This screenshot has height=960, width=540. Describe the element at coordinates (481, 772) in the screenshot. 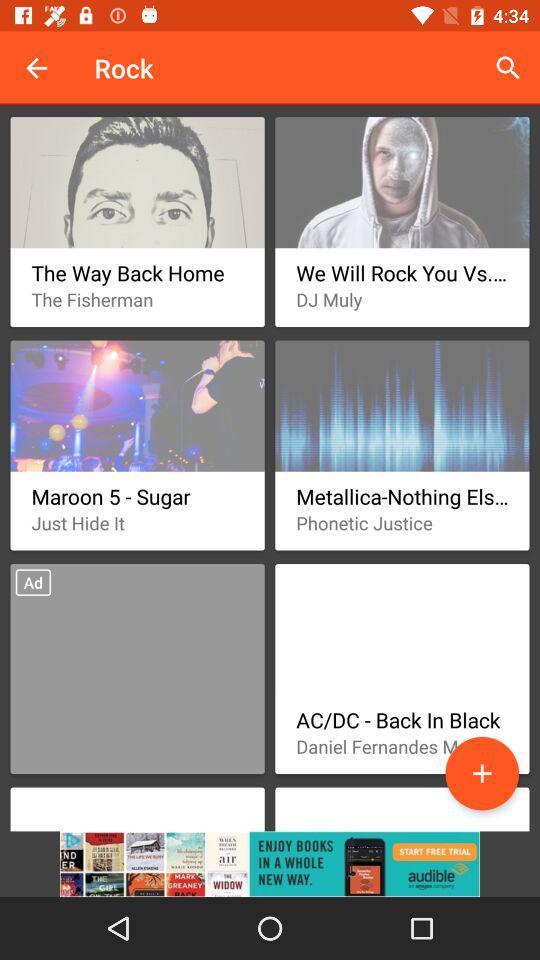

I see `another song` at that location.